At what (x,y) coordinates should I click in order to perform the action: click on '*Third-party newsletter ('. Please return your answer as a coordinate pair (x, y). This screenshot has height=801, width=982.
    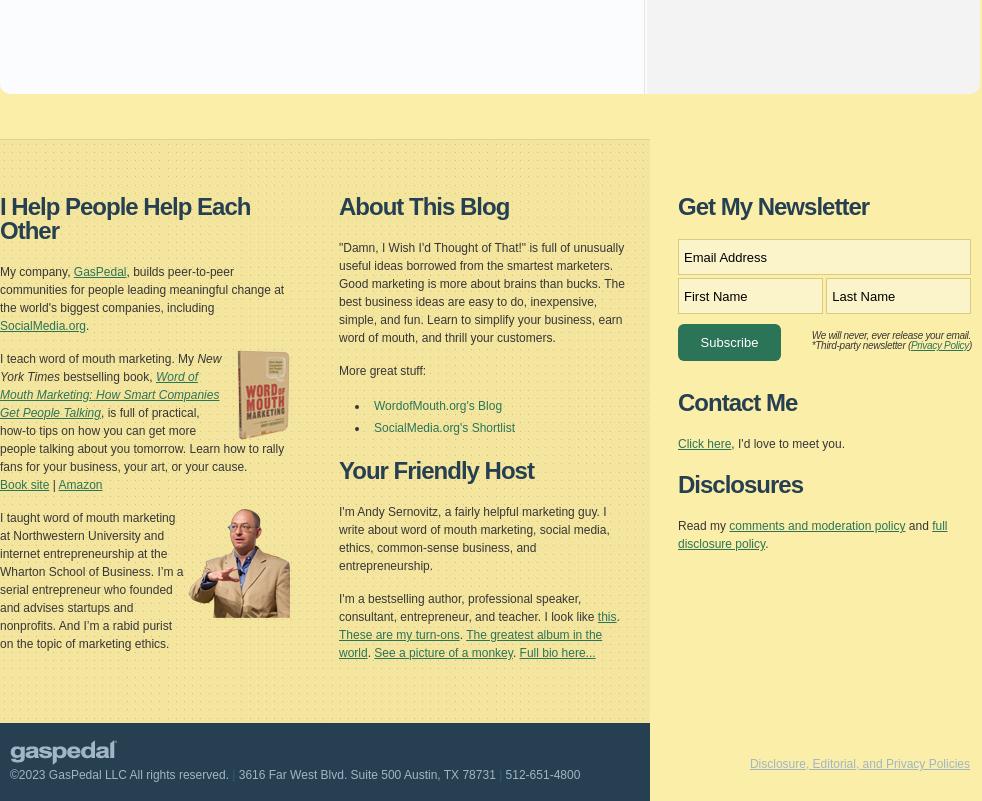
    Looking at the image, I should click on (811, 344).